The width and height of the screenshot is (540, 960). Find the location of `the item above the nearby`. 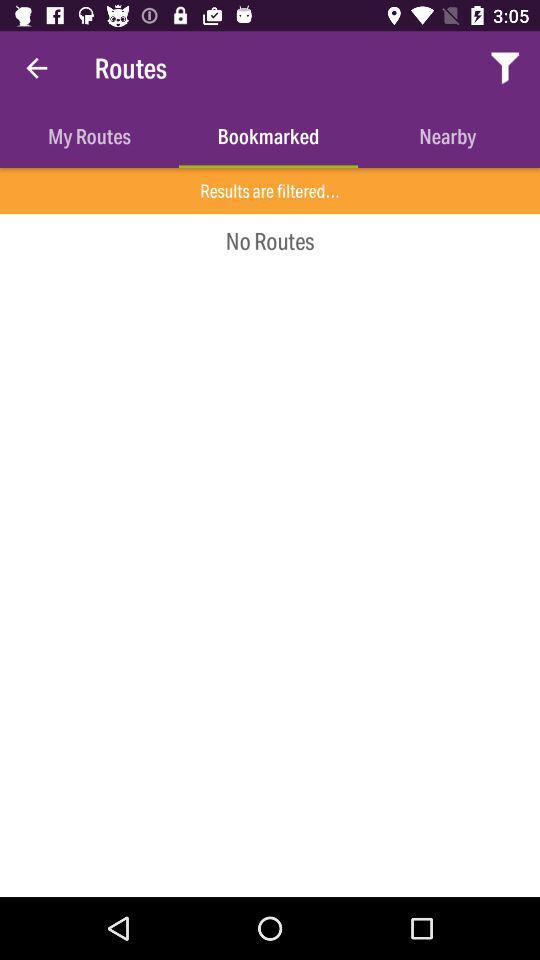

the item above the nearby is located at coordinates (504, 68).